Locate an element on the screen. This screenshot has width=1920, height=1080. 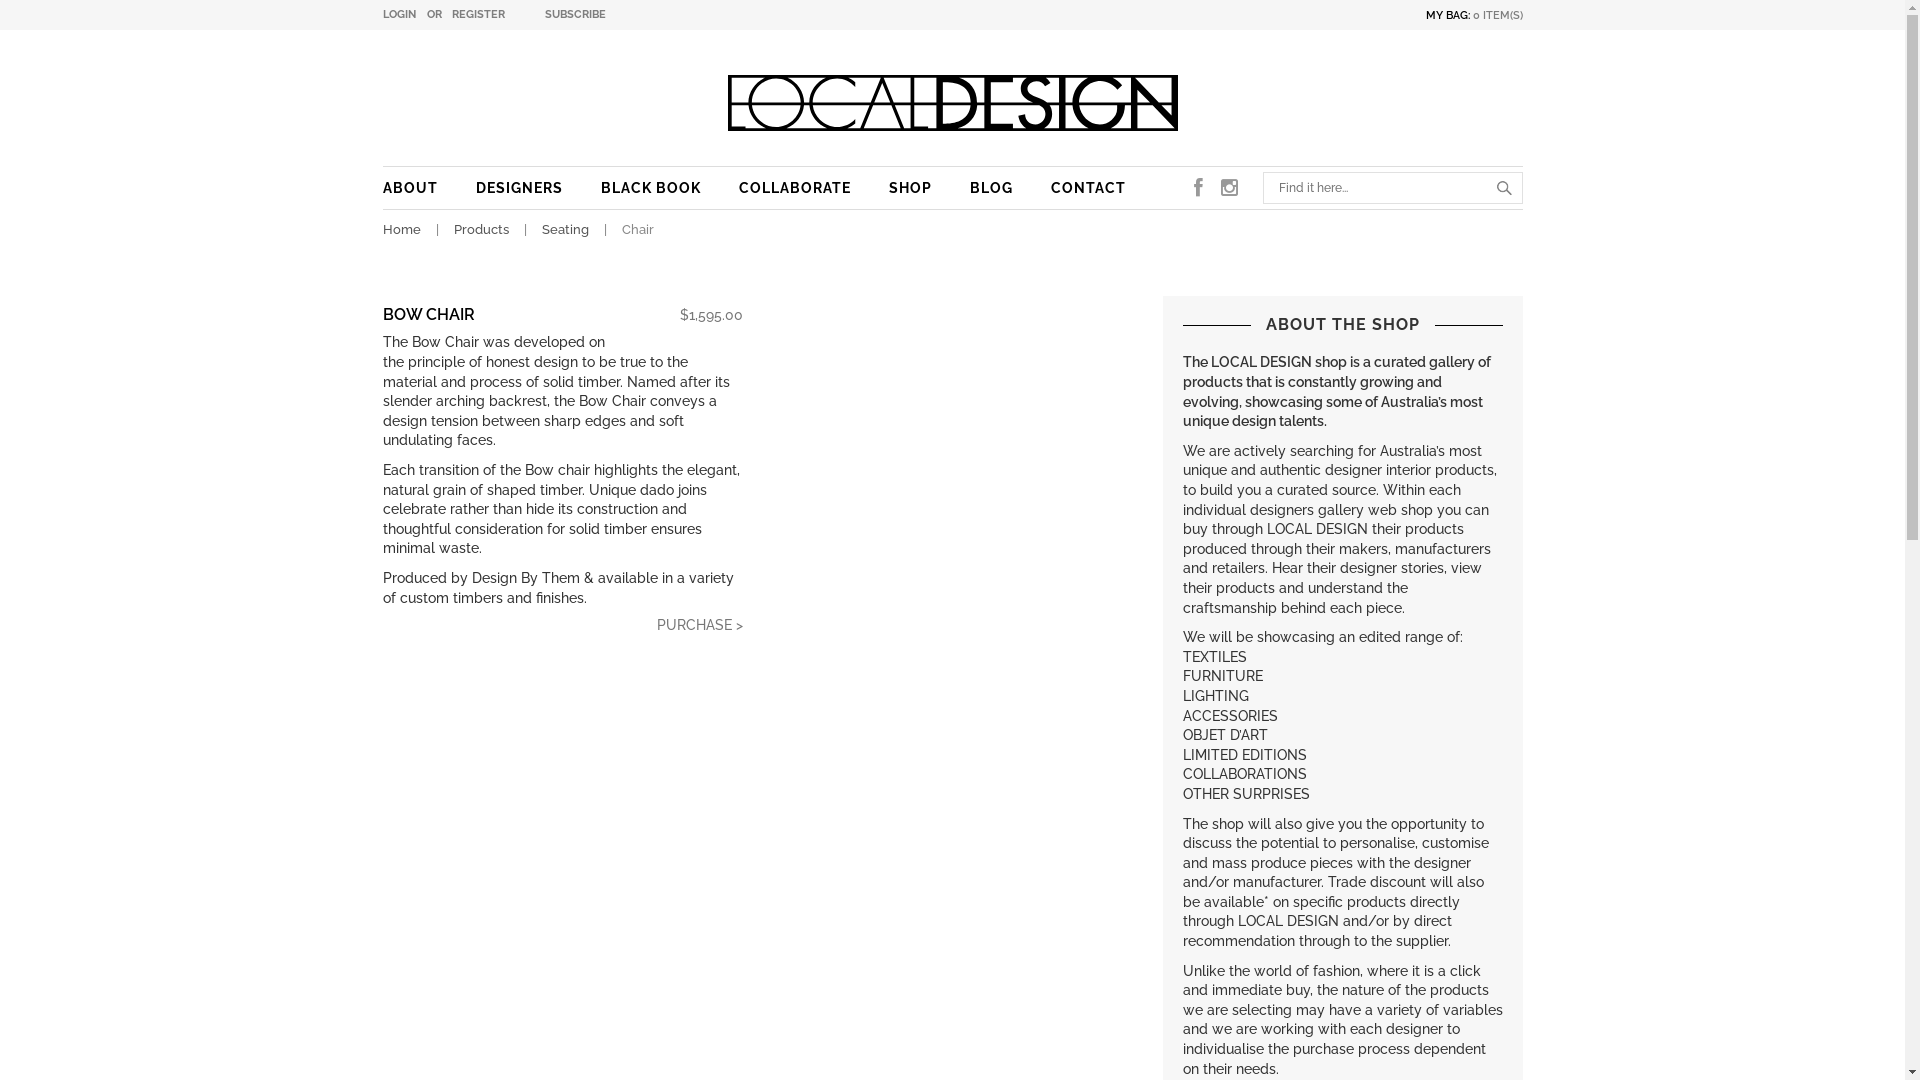
'Seating' is located at coordinates (564, 228).